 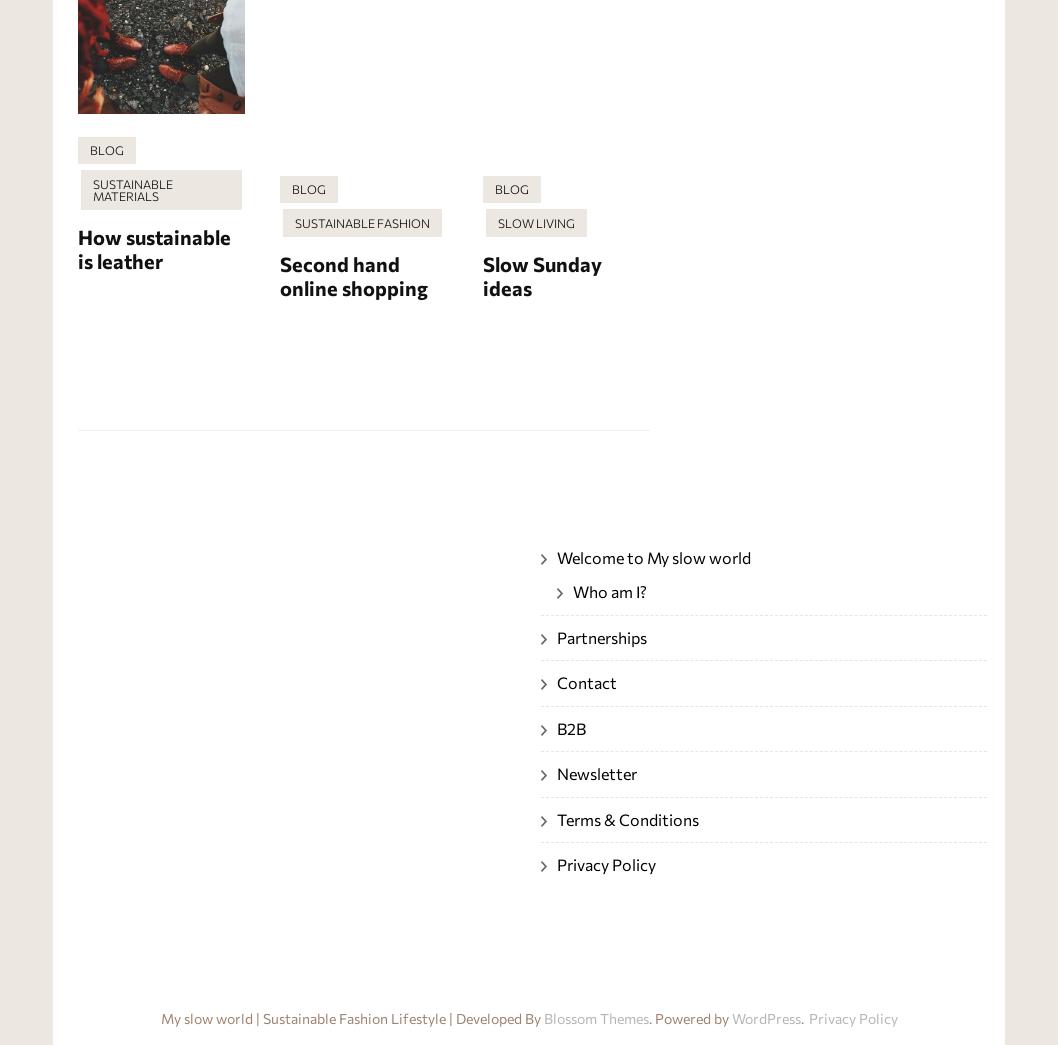 What do you see at coordinates (152, 246) in the screenshot?
I see `'How sustainable is leather'` at bounding box center [152, 246].